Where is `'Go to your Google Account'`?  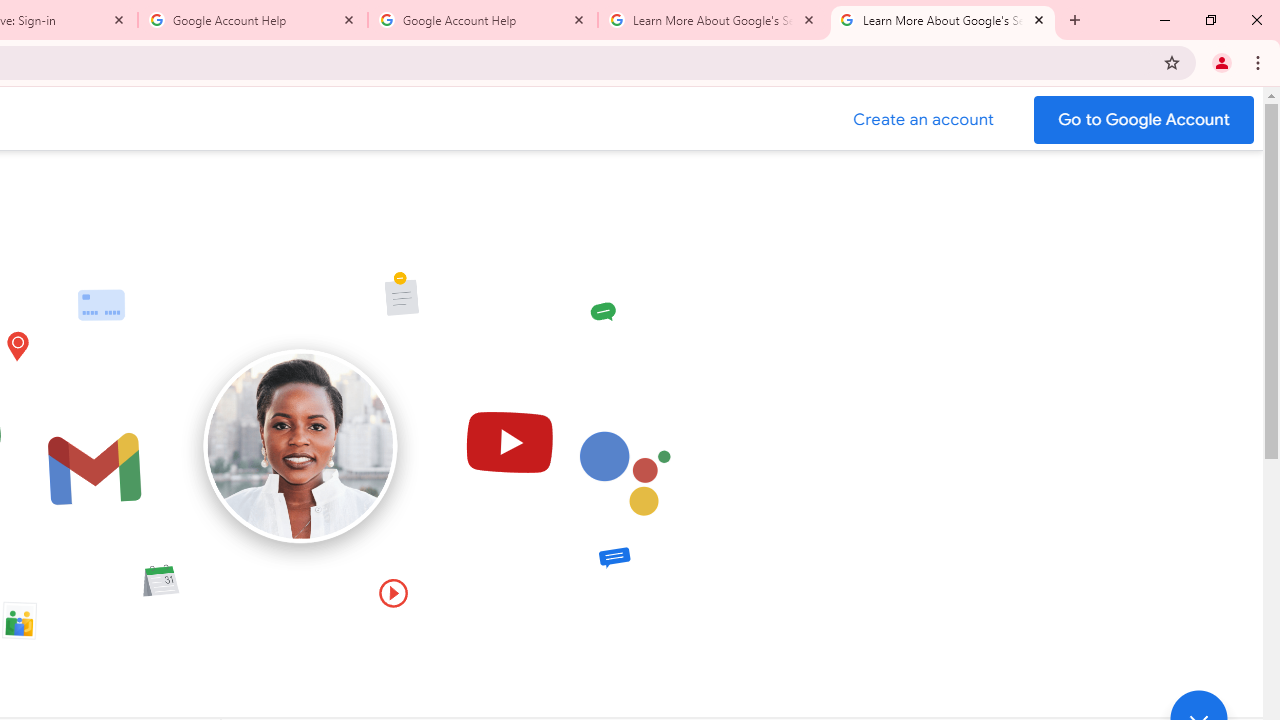
'Go to your Google Account' is located at coordinates (1144, 119).